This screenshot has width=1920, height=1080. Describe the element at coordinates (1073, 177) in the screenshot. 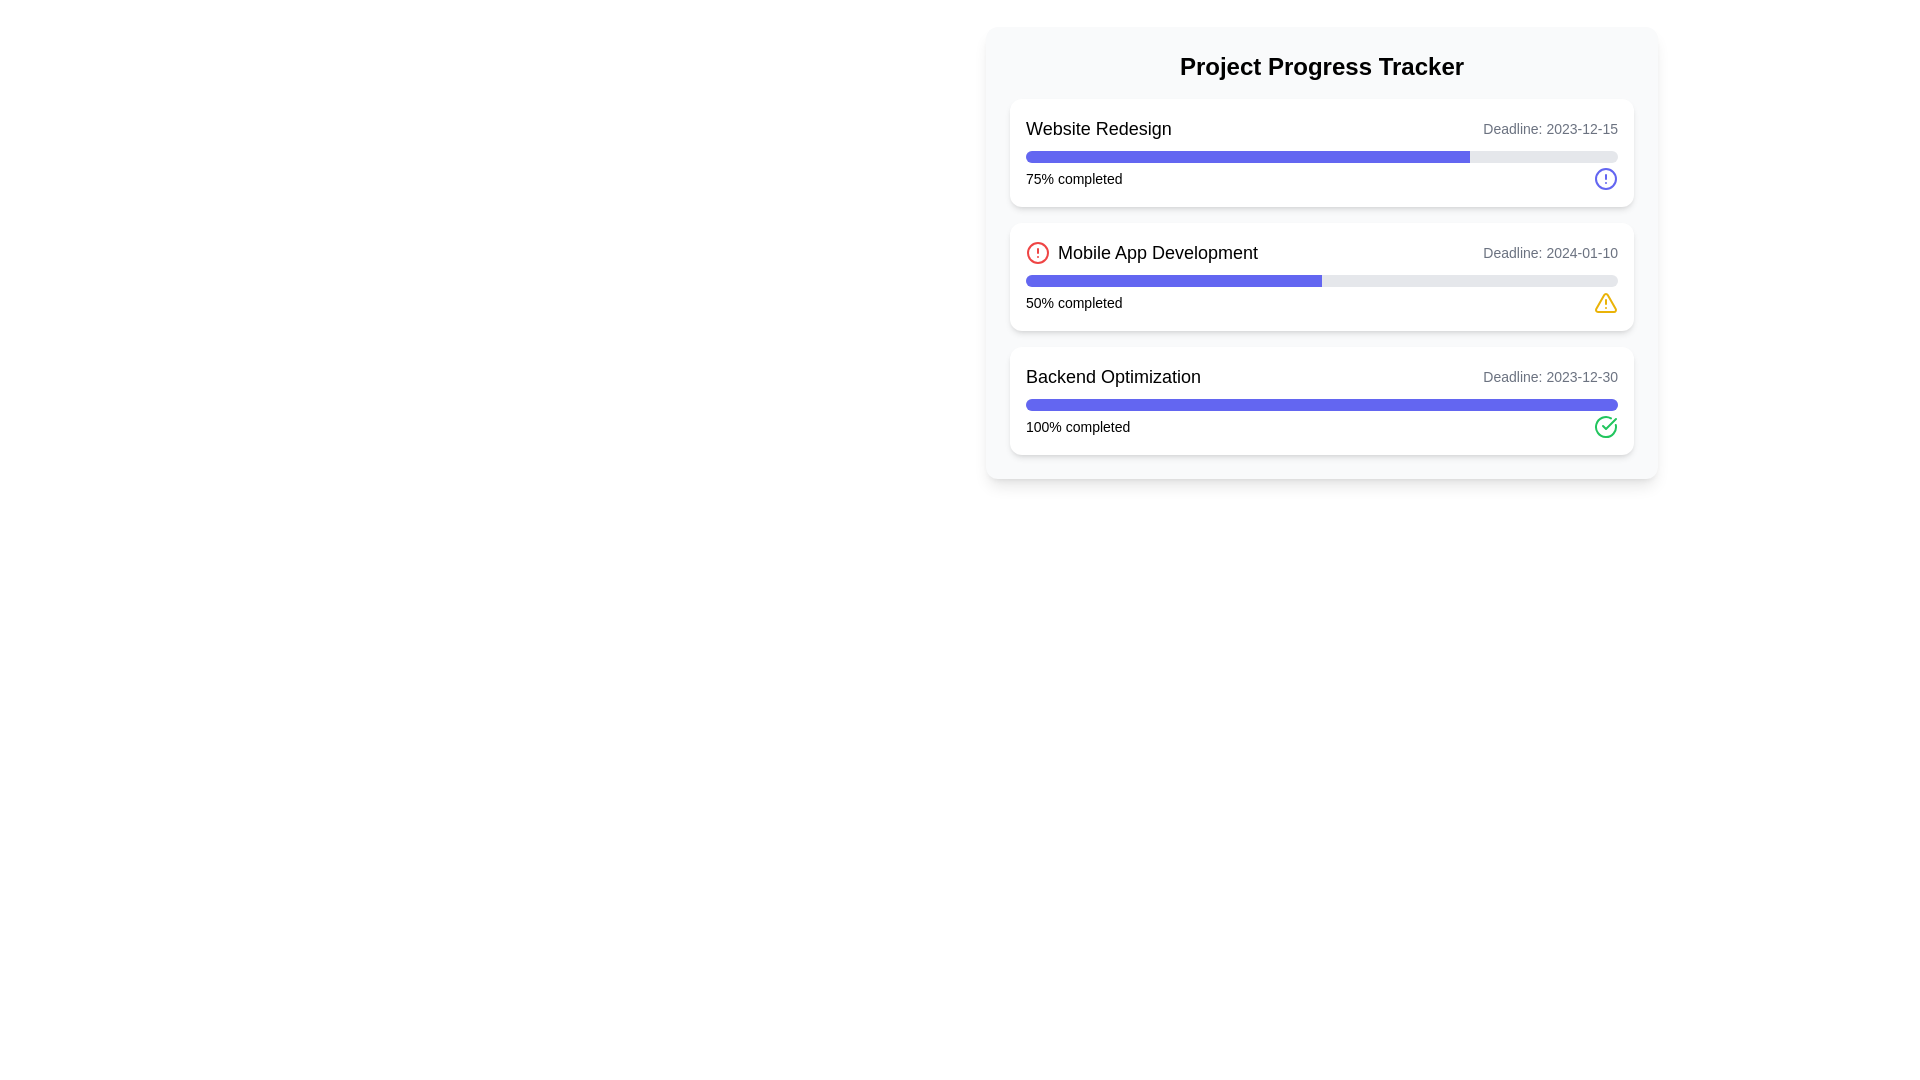

I see `the text label displaying '75% completed', which is located below the 'Website Redesign' label and aligned with the progress bar` at that location.